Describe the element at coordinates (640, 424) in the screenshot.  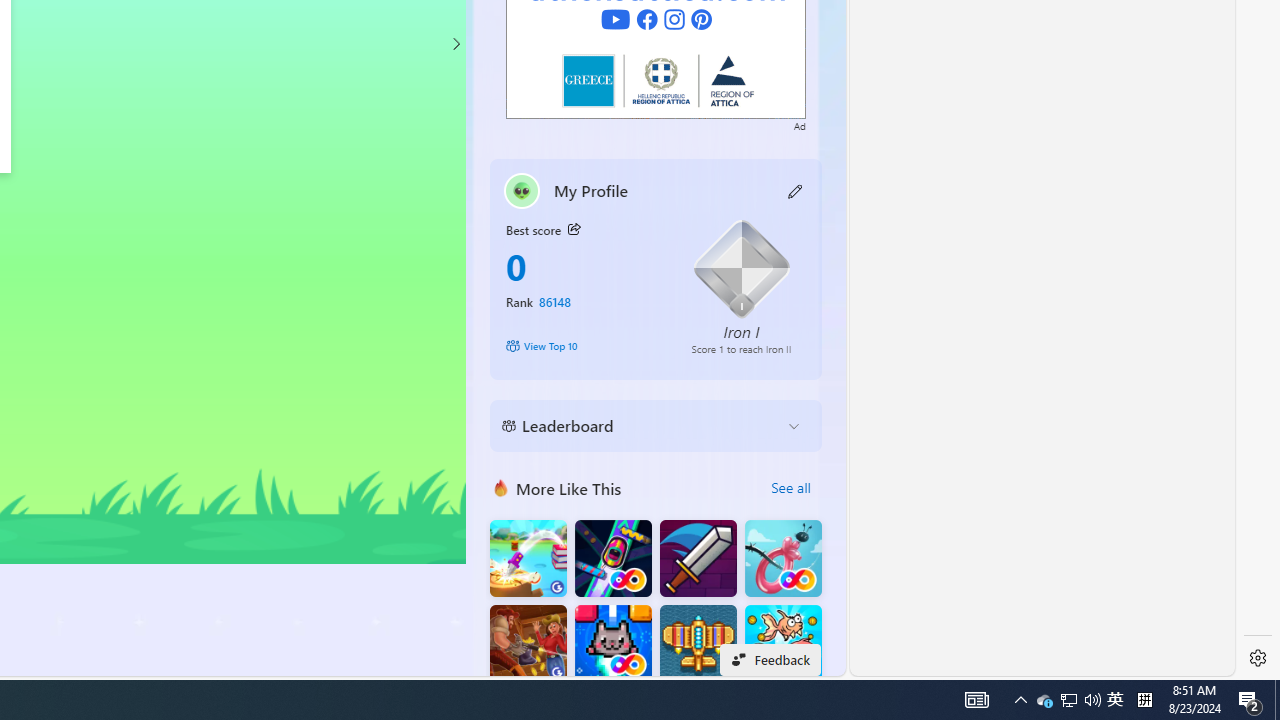
I see `'Leaderboard'` at that location.